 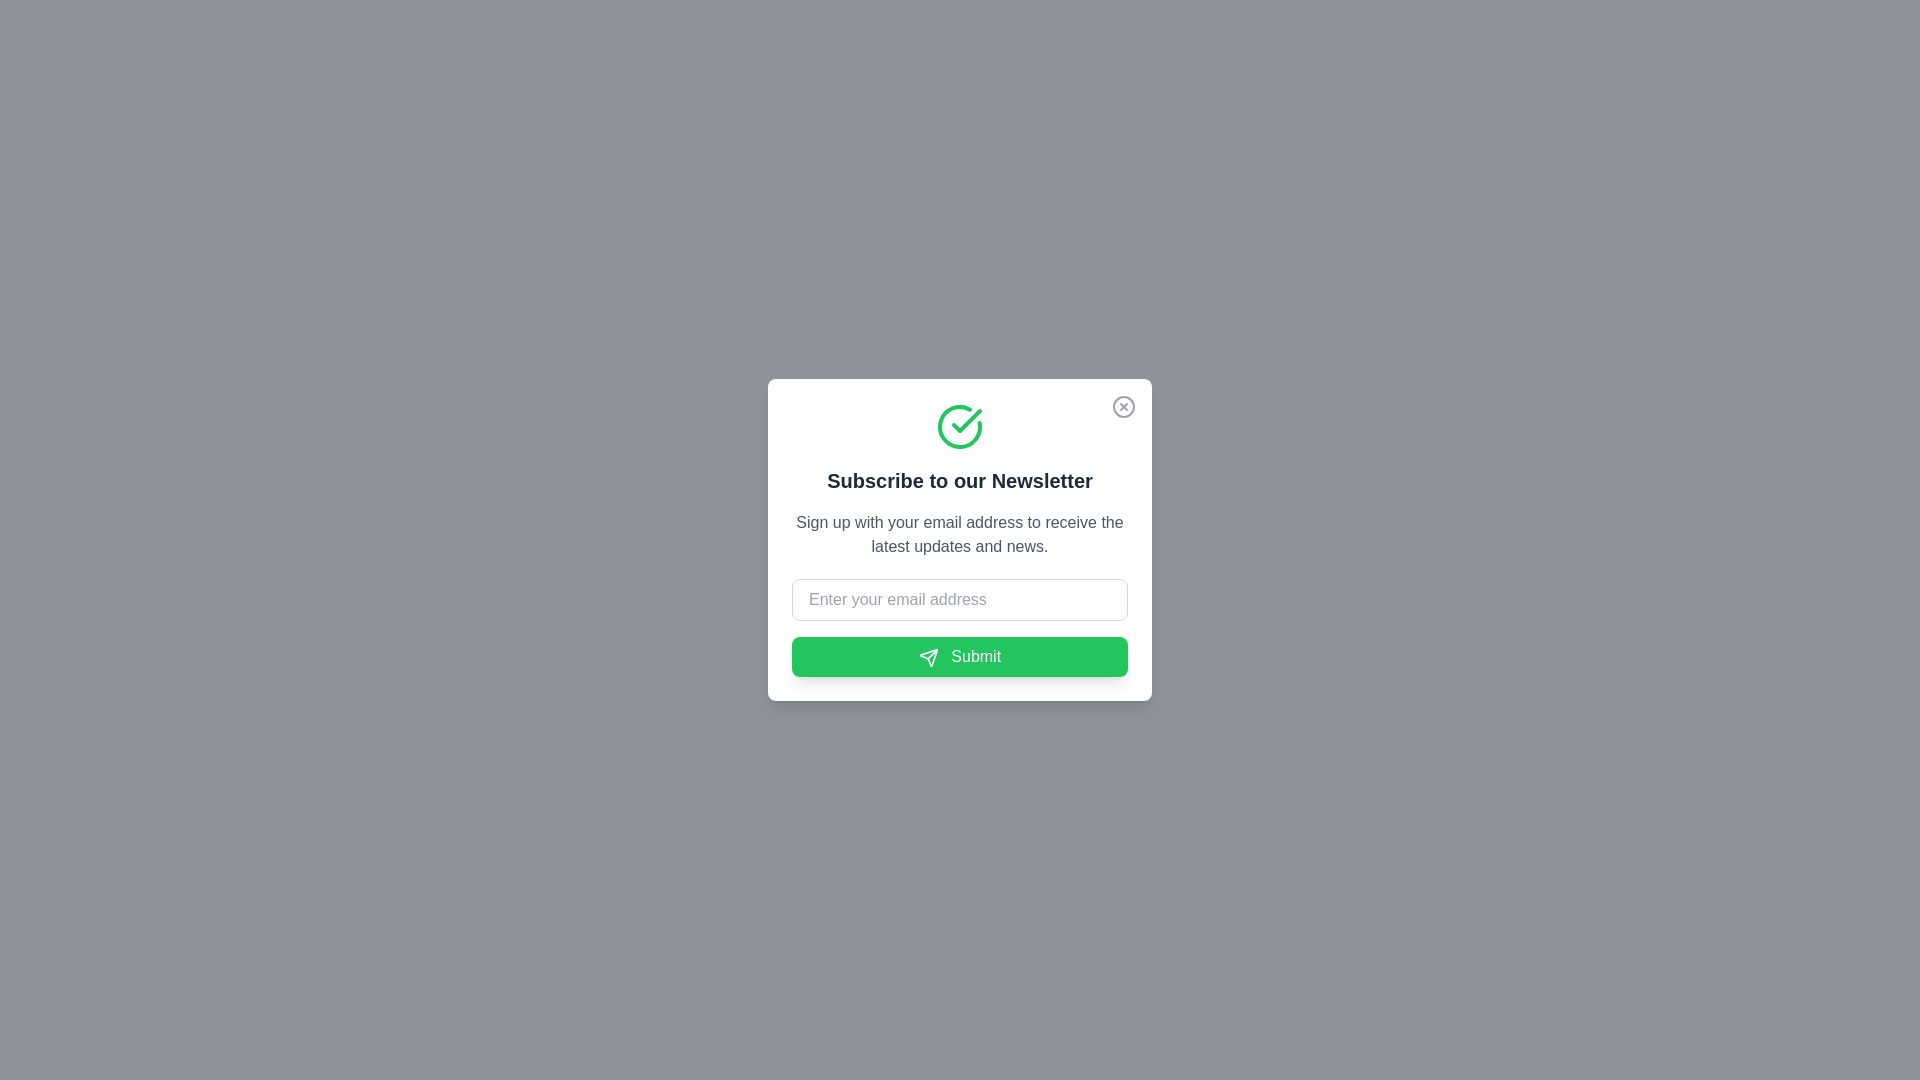 I want to click on the 'Submit' button to send the newsletter signup form, so click(x=960, y=656).